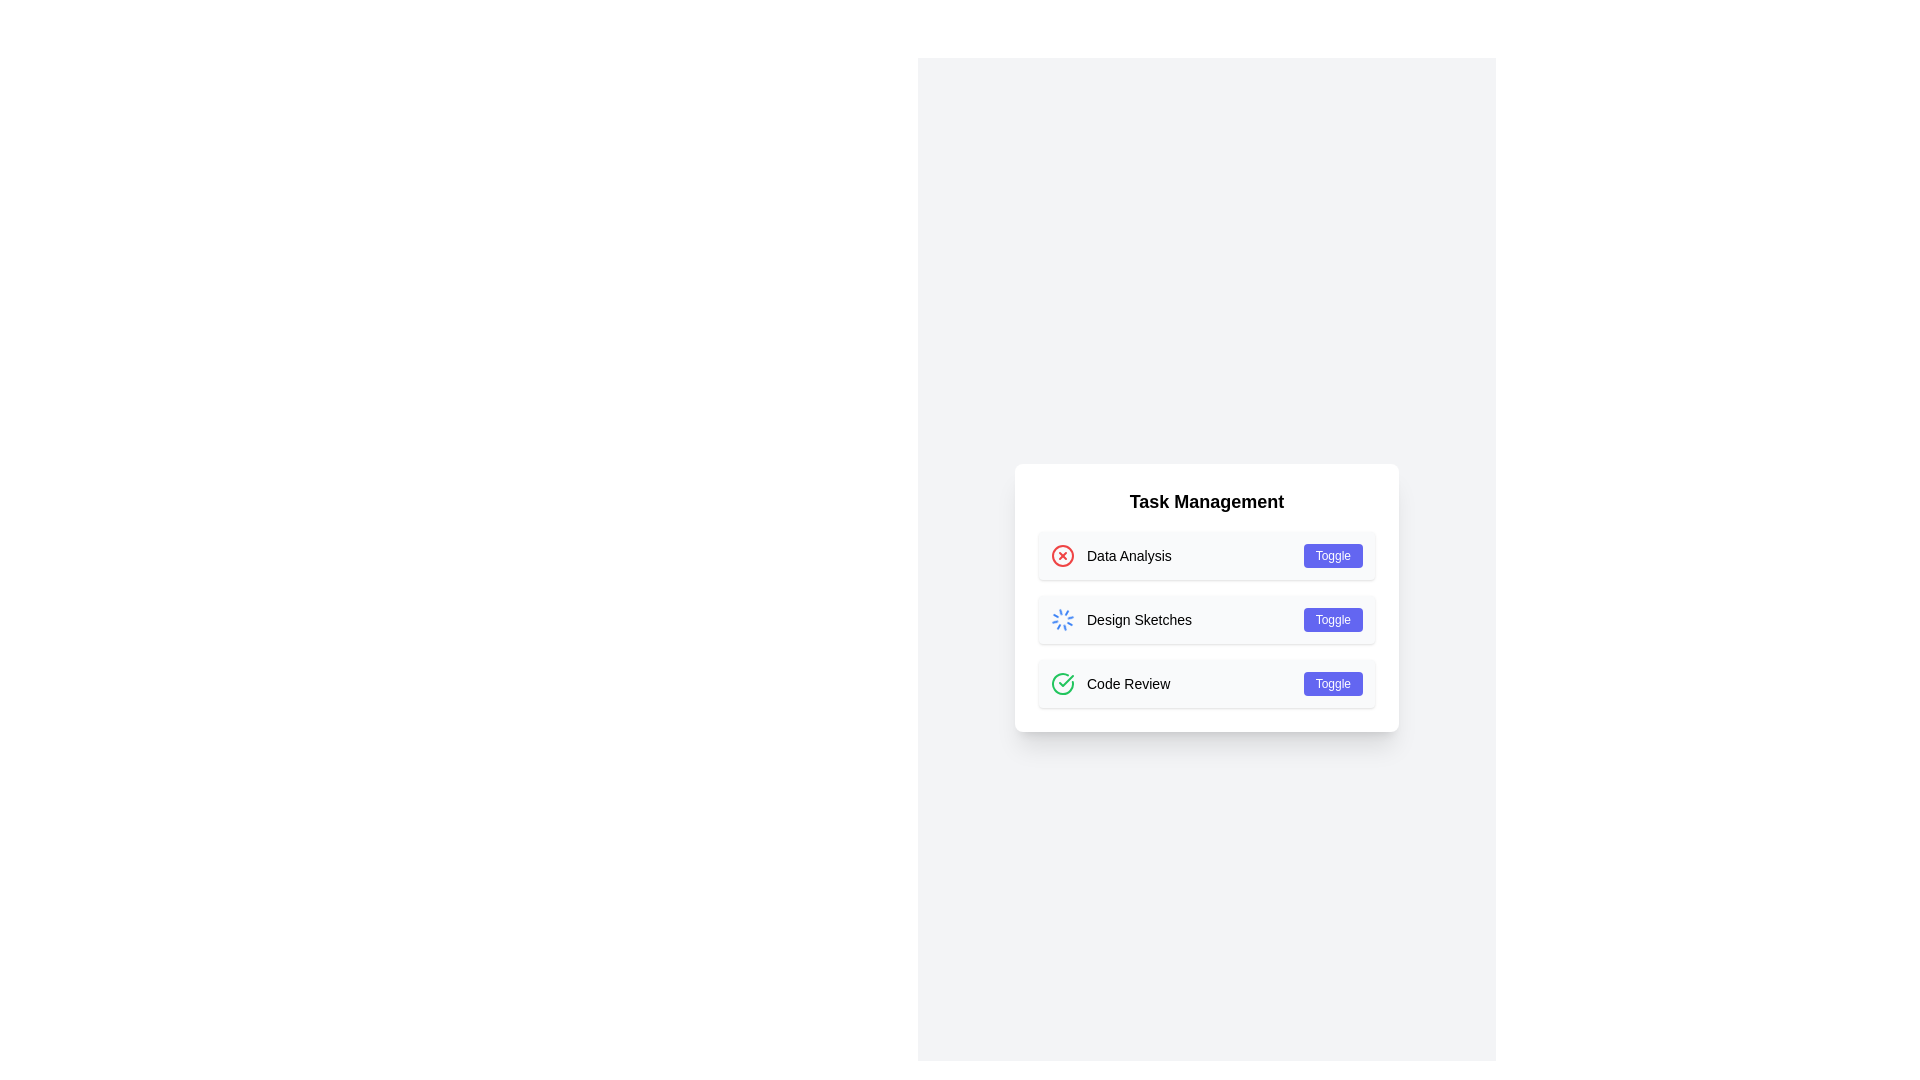 The width and height of the screenshot is (1920, 1080). What do you see at coordinates (1110, 555) in the screenshot?
I see `the 'Data Analysis' label which has a red circular icon with an 'X' symbol next to it, located at the top of the vertical list in the 'Task Management' card` at bounding box center [1110, 555].